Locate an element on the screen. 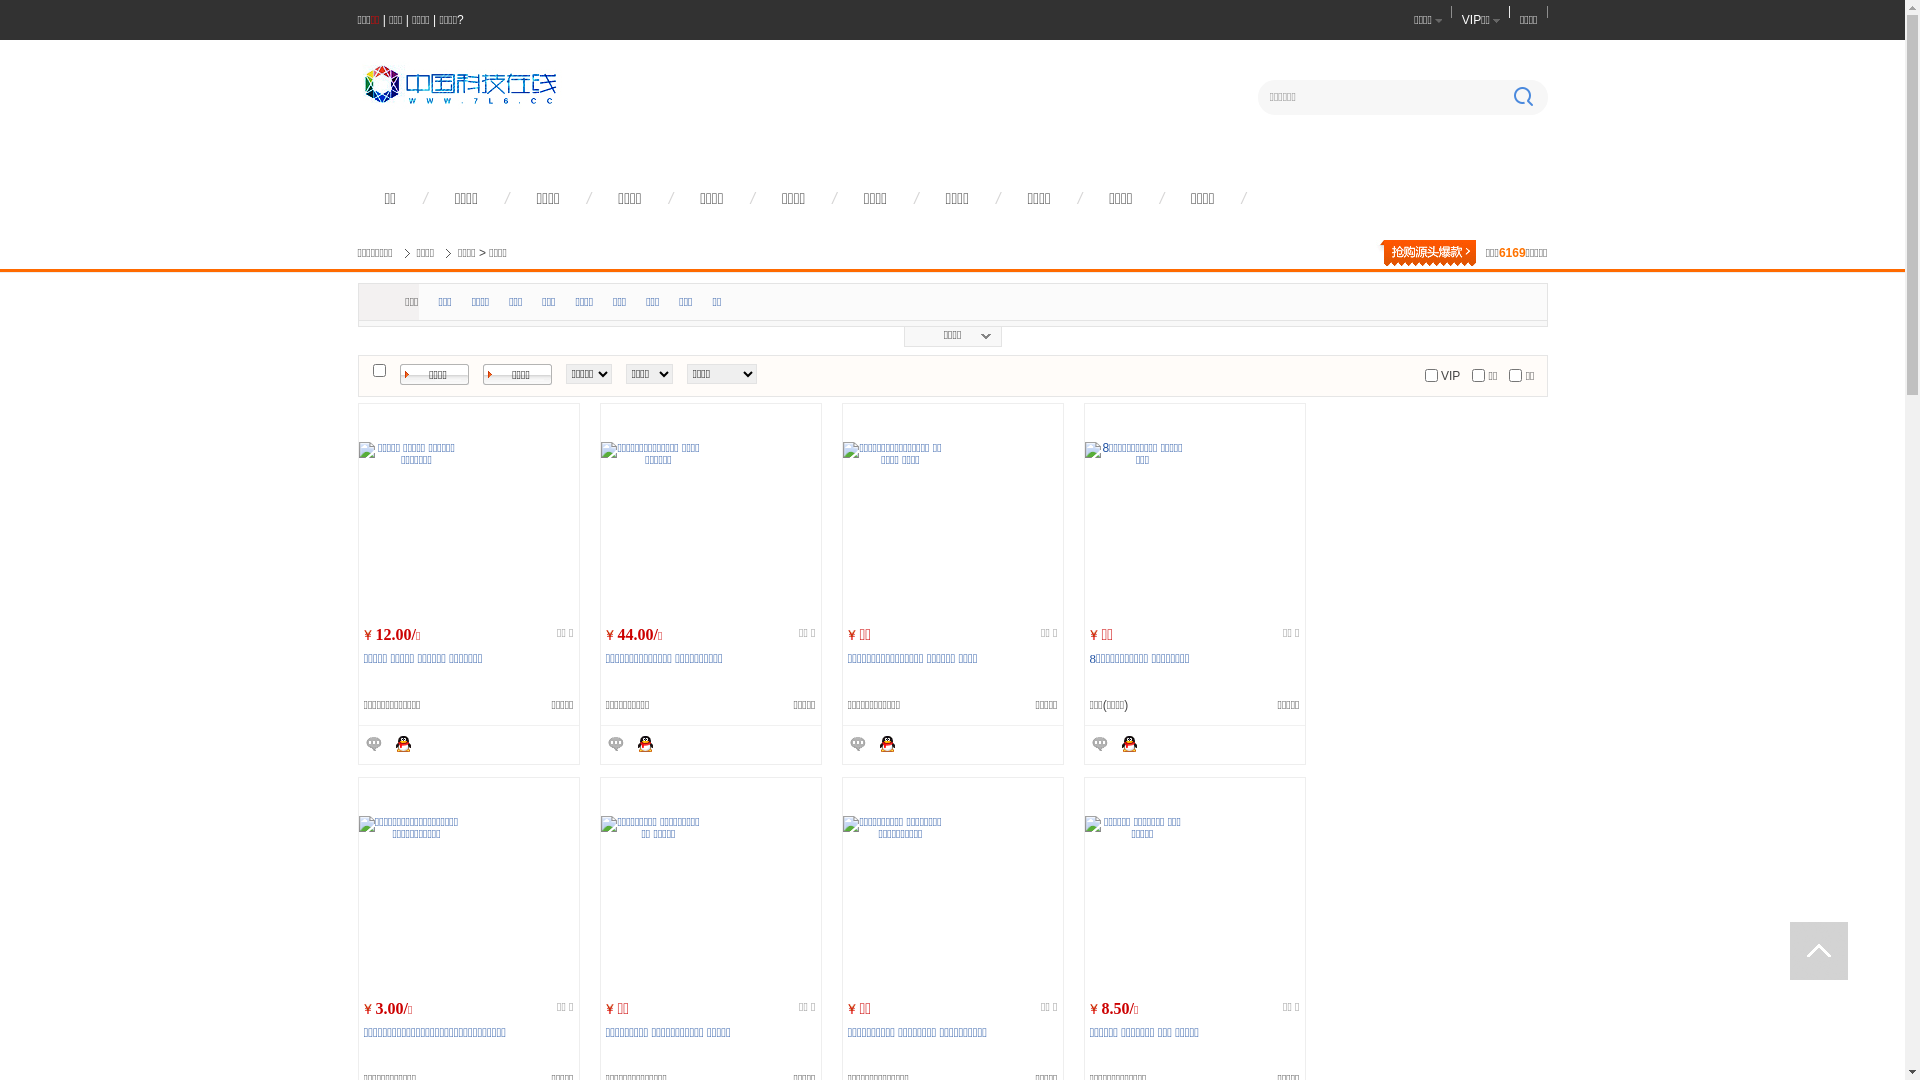 This screenshot has height=1080, width=1920. 'on' is located at coordinates (372, 370).